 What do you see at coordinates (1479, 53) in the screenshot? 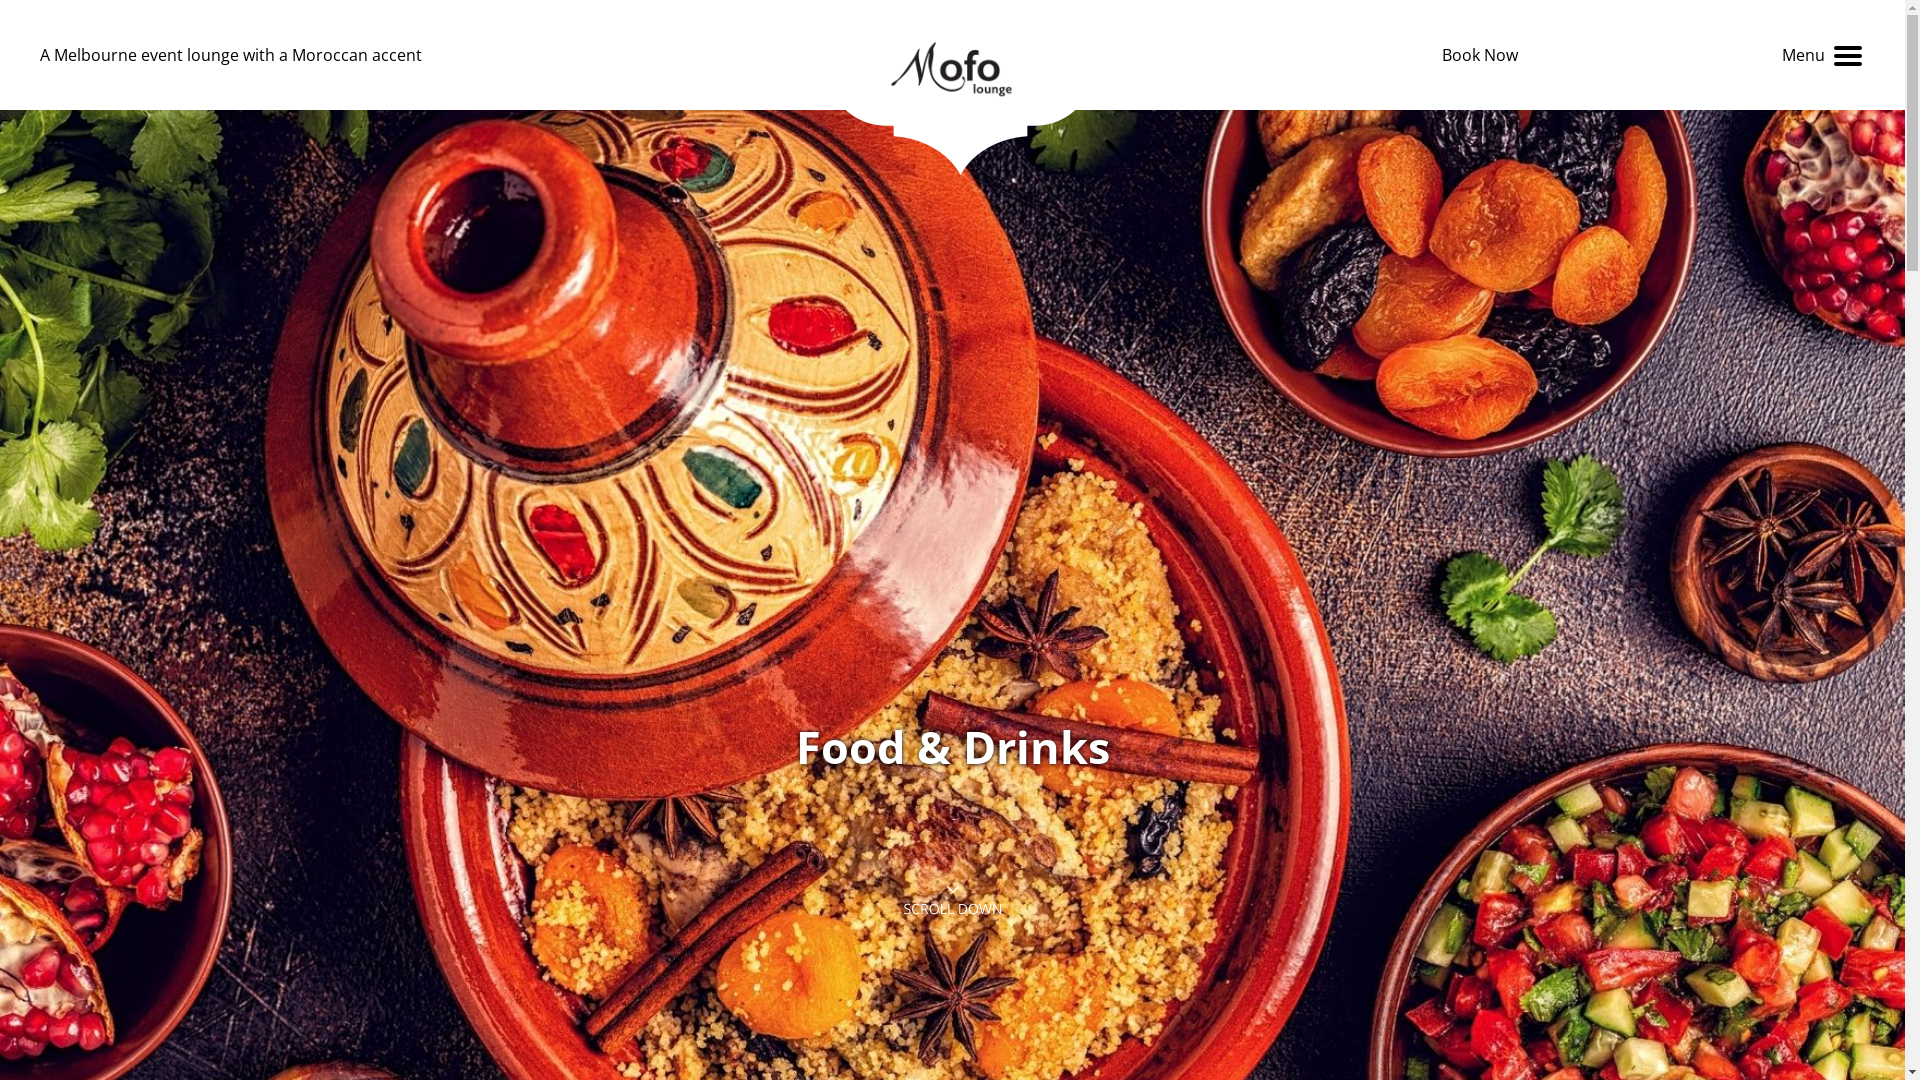
I see `'Book Now'` at bounding box center [1479, 53].